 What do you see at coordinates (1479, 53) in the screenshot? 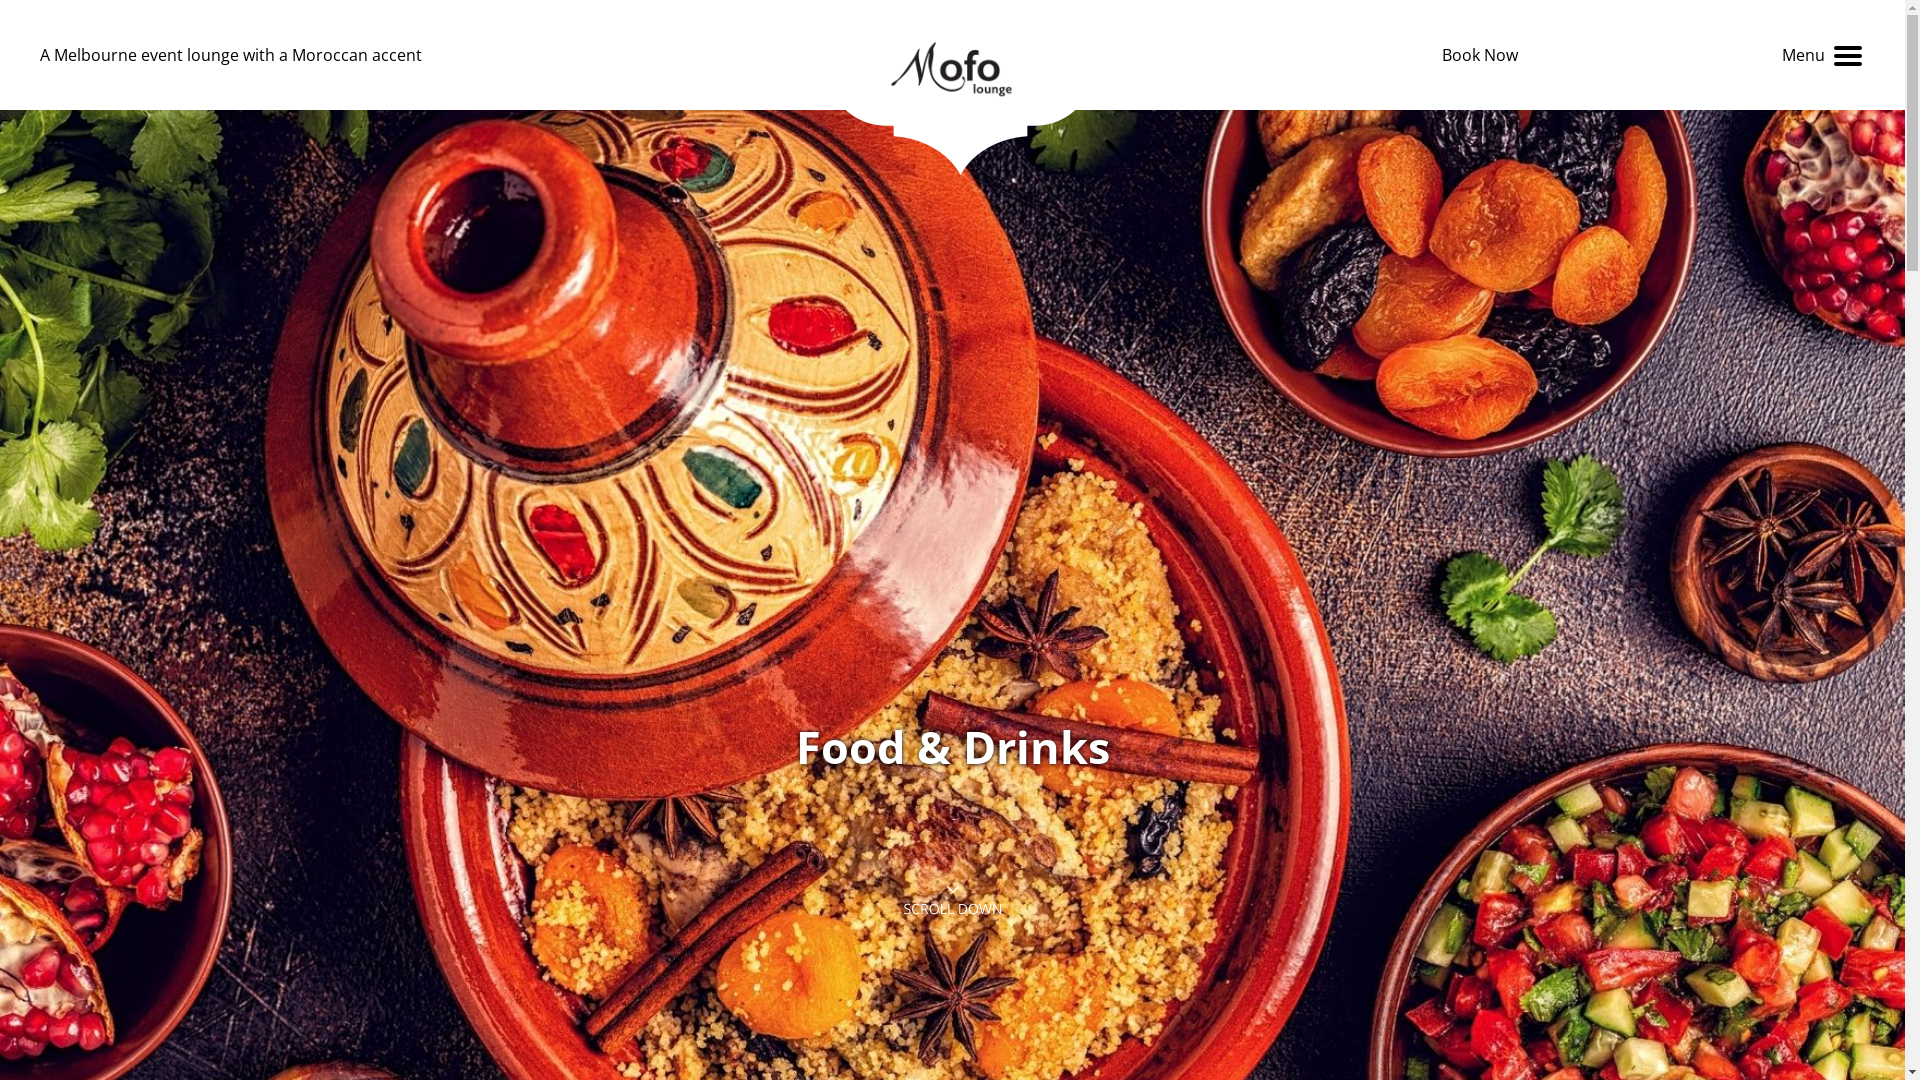
I see `'Book Now'` at bounding box center [1479, 53].